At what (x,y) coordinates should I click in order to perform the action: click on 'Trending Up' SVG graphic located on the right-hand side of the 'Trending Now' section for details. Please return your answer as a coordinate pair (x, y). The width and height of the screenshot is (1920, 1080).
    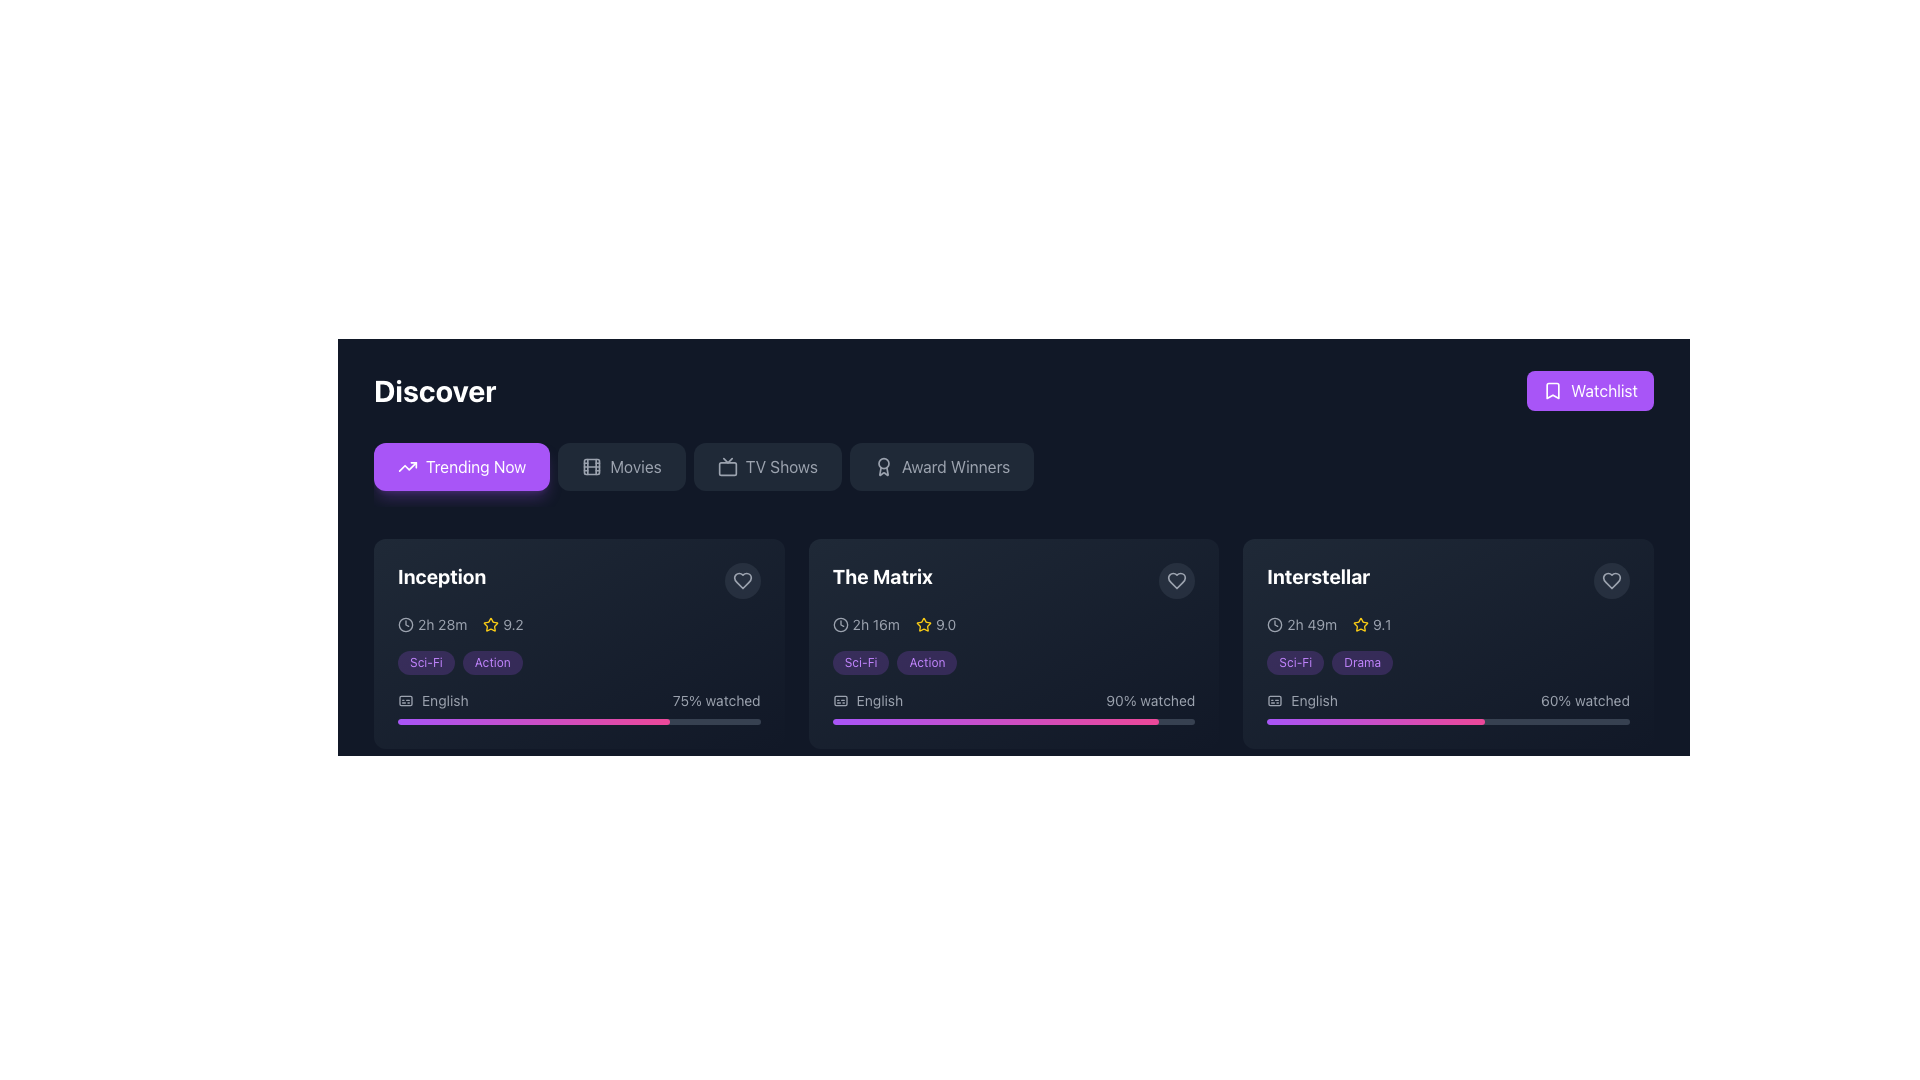
    Looking at the image, I should click on (407, 466).